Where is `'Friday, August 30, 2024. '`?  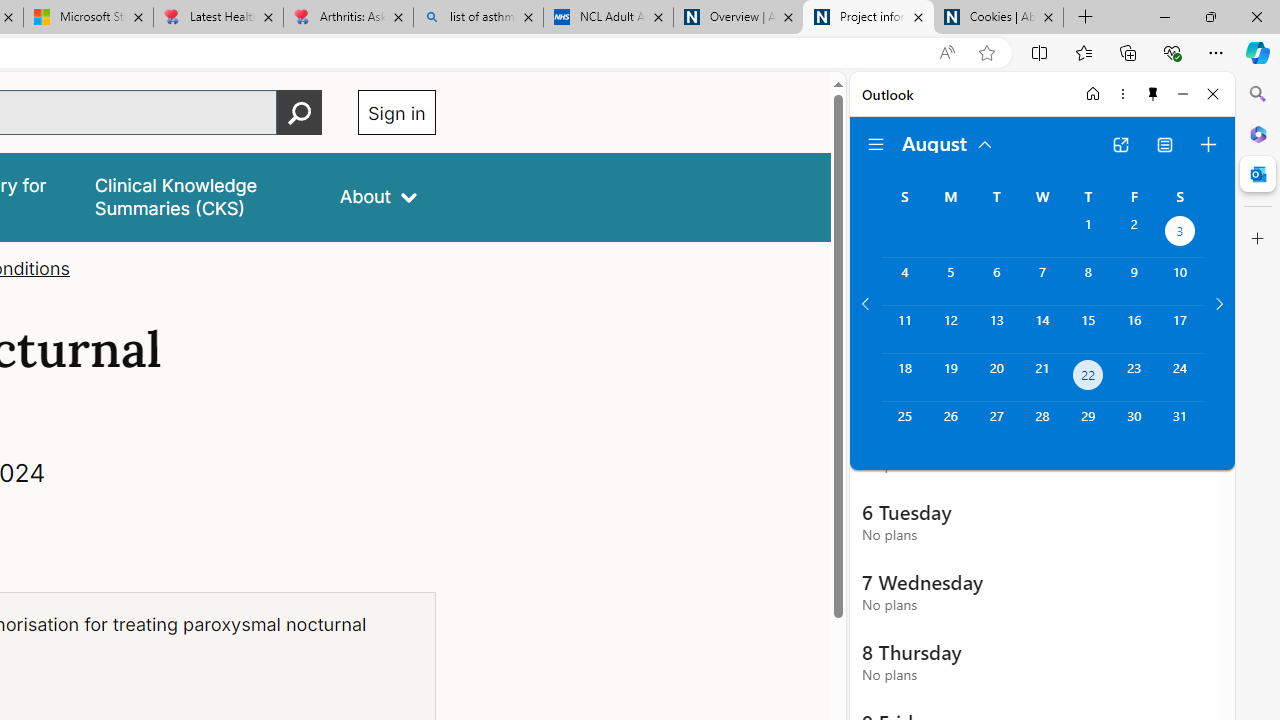 'Friday, August 30, 2024. ' is located at coordinates (1134, 424).